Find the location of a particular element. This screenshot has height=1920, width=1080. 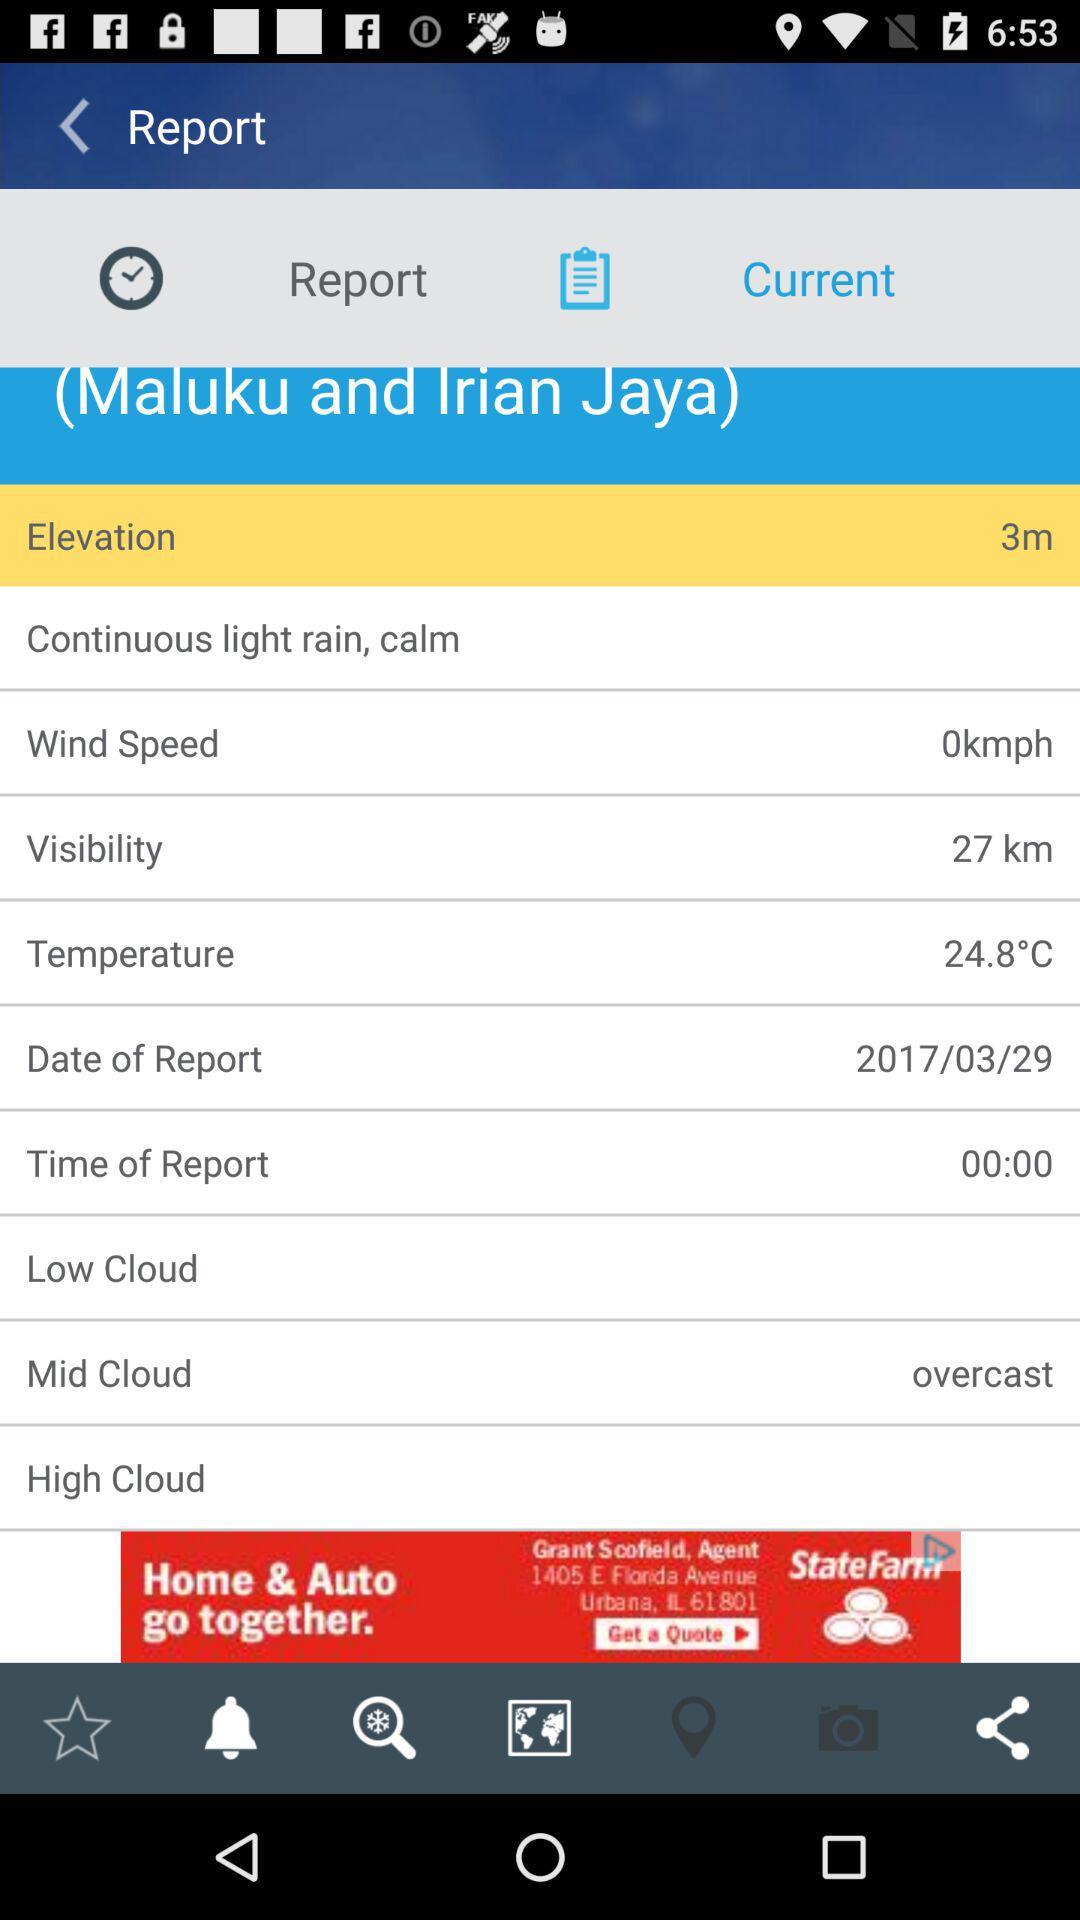

advertisement page is located at coordinates (540, 1596).